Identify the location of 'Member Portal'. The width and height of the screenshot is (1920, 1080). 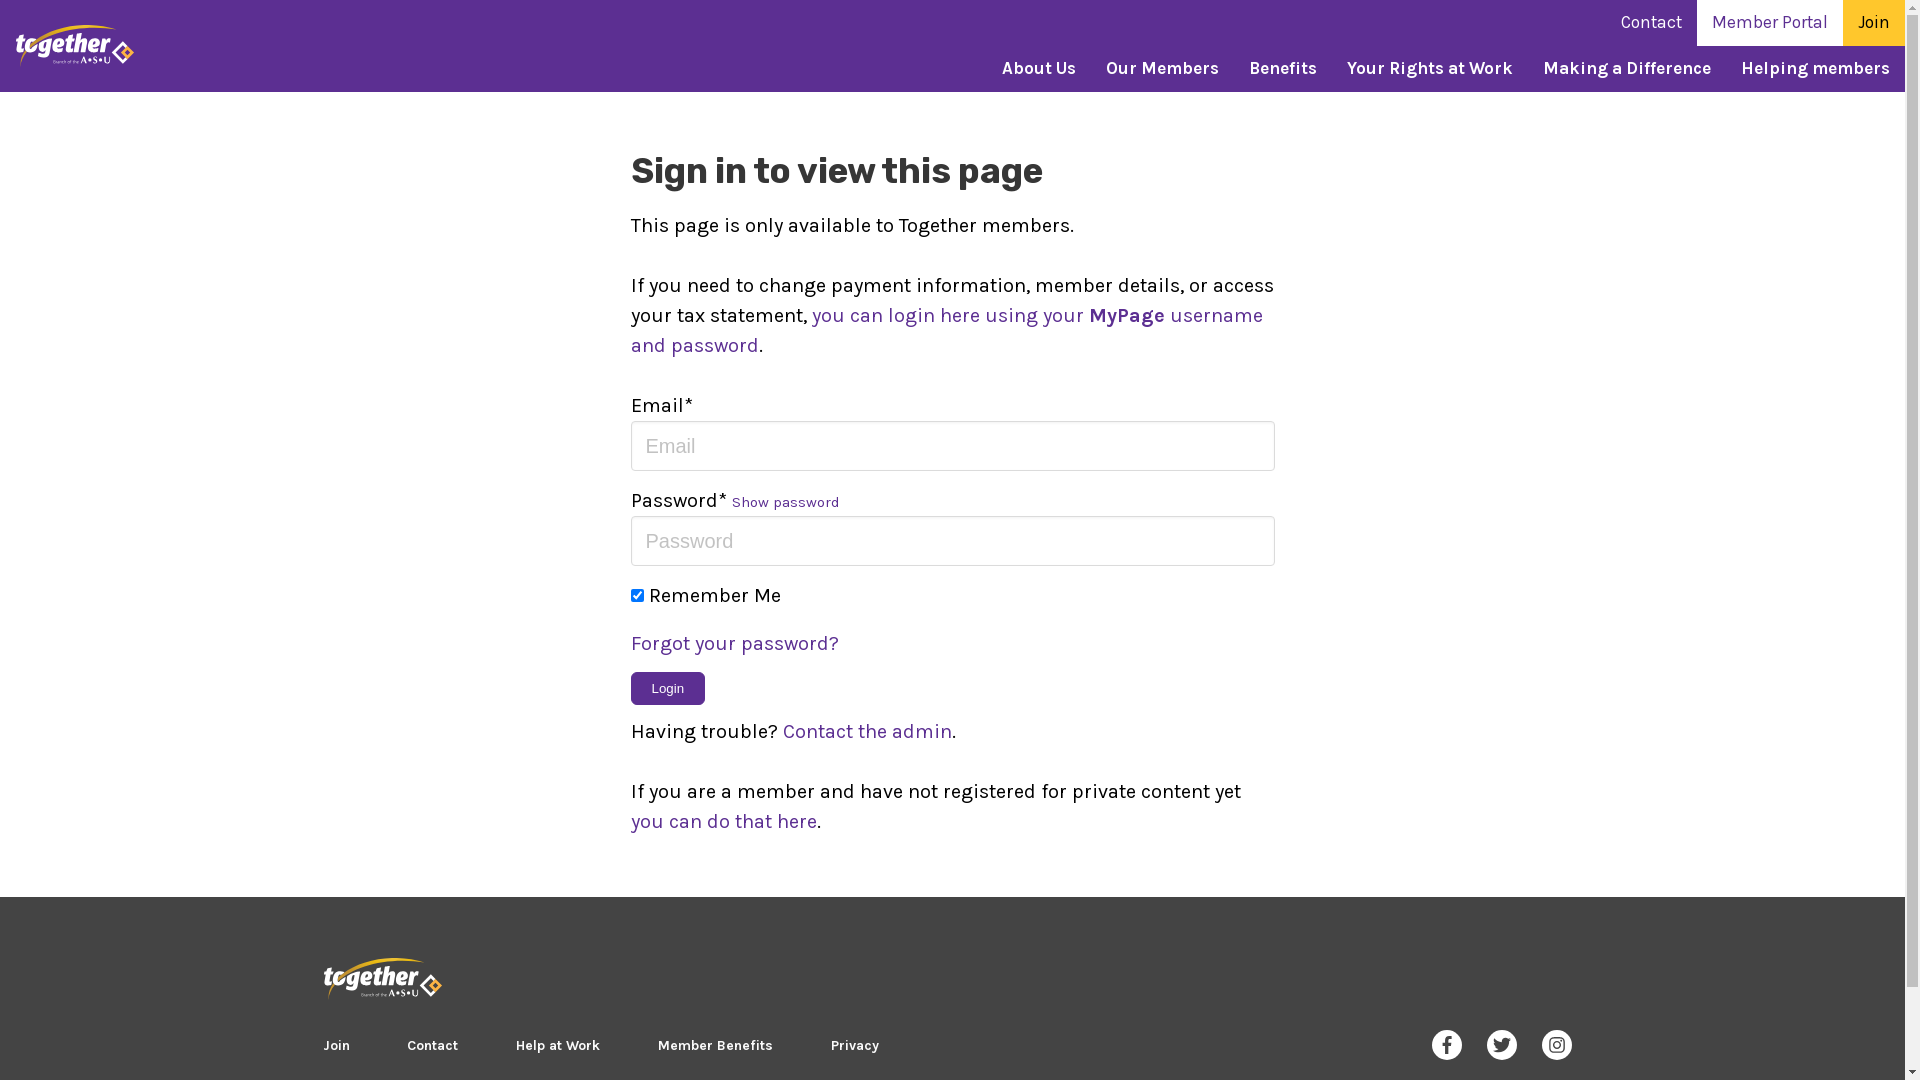
(1770, 23).